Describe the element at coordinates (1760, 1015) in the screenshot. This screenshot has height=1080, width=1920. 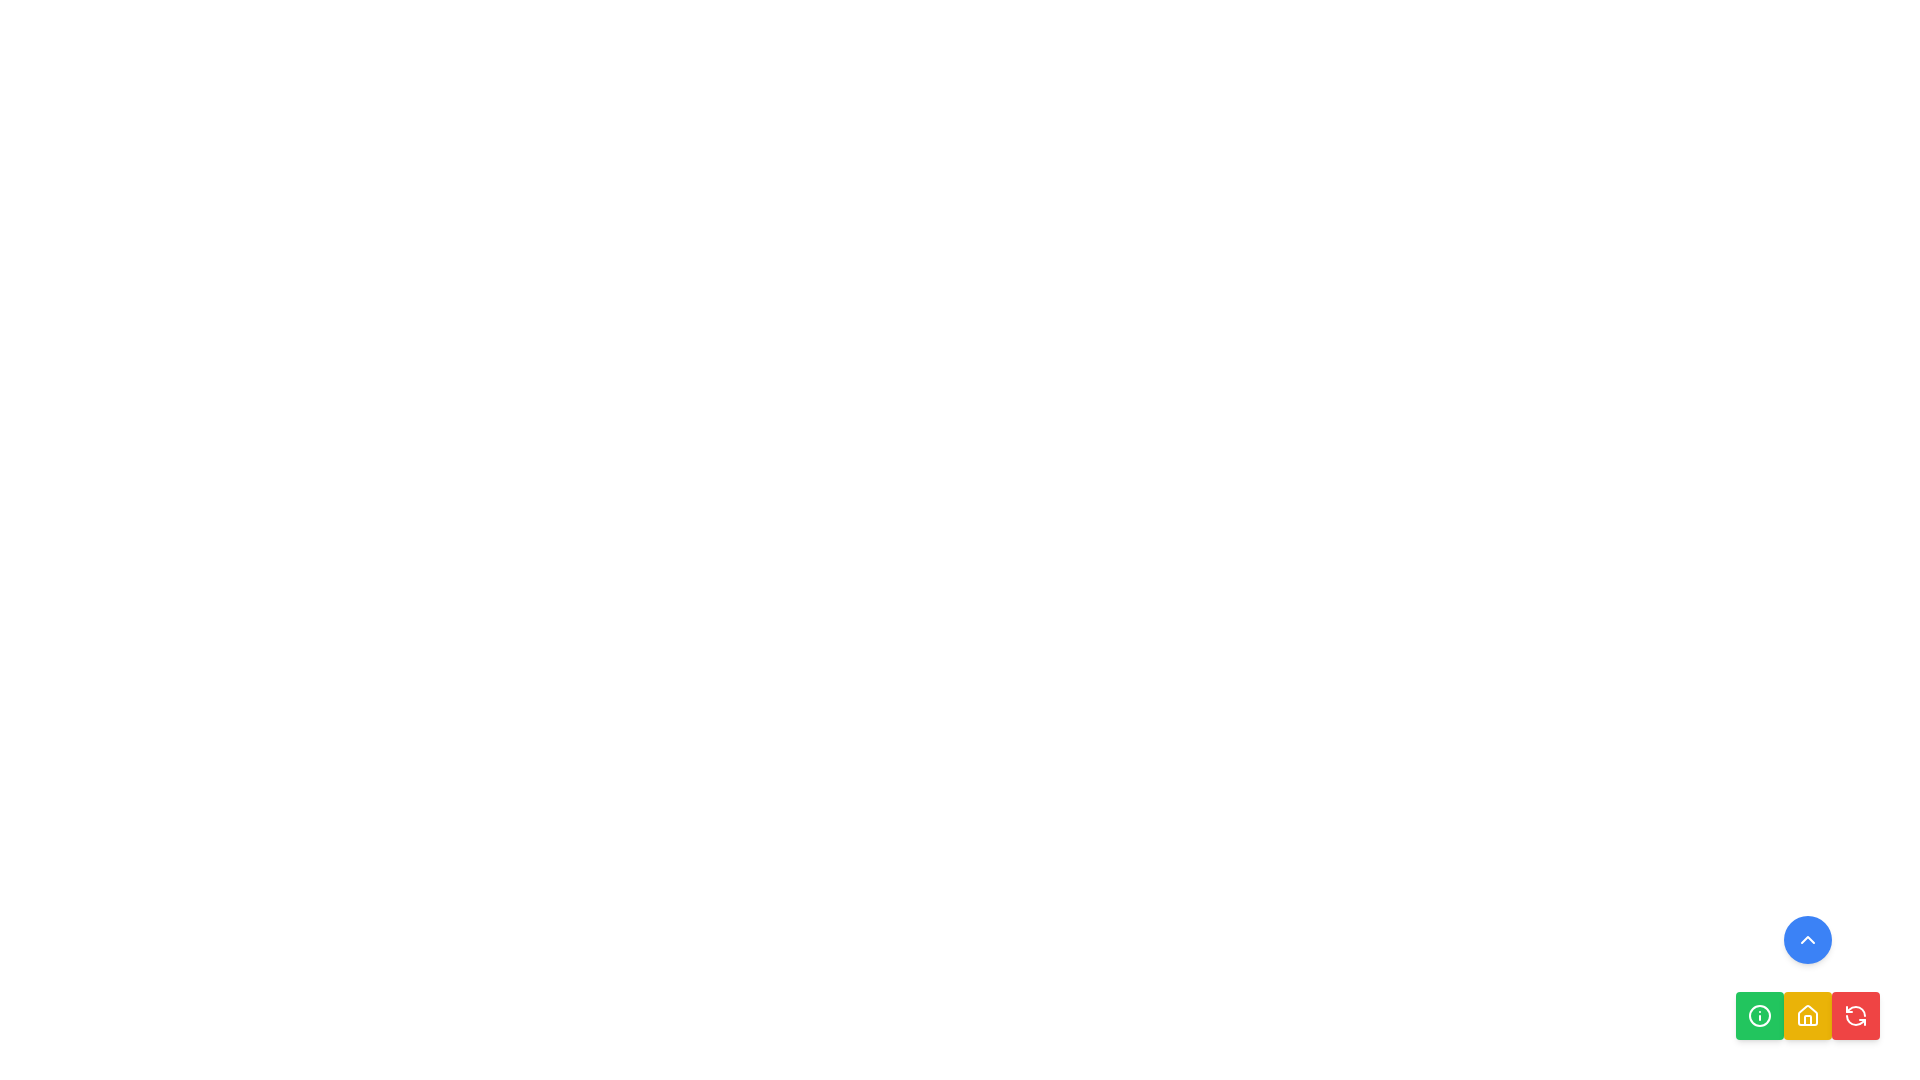
I see `the graphical circle element located at the center of the first green square icon on the left, positioned towards the bottom right corner of the interface` at that location.